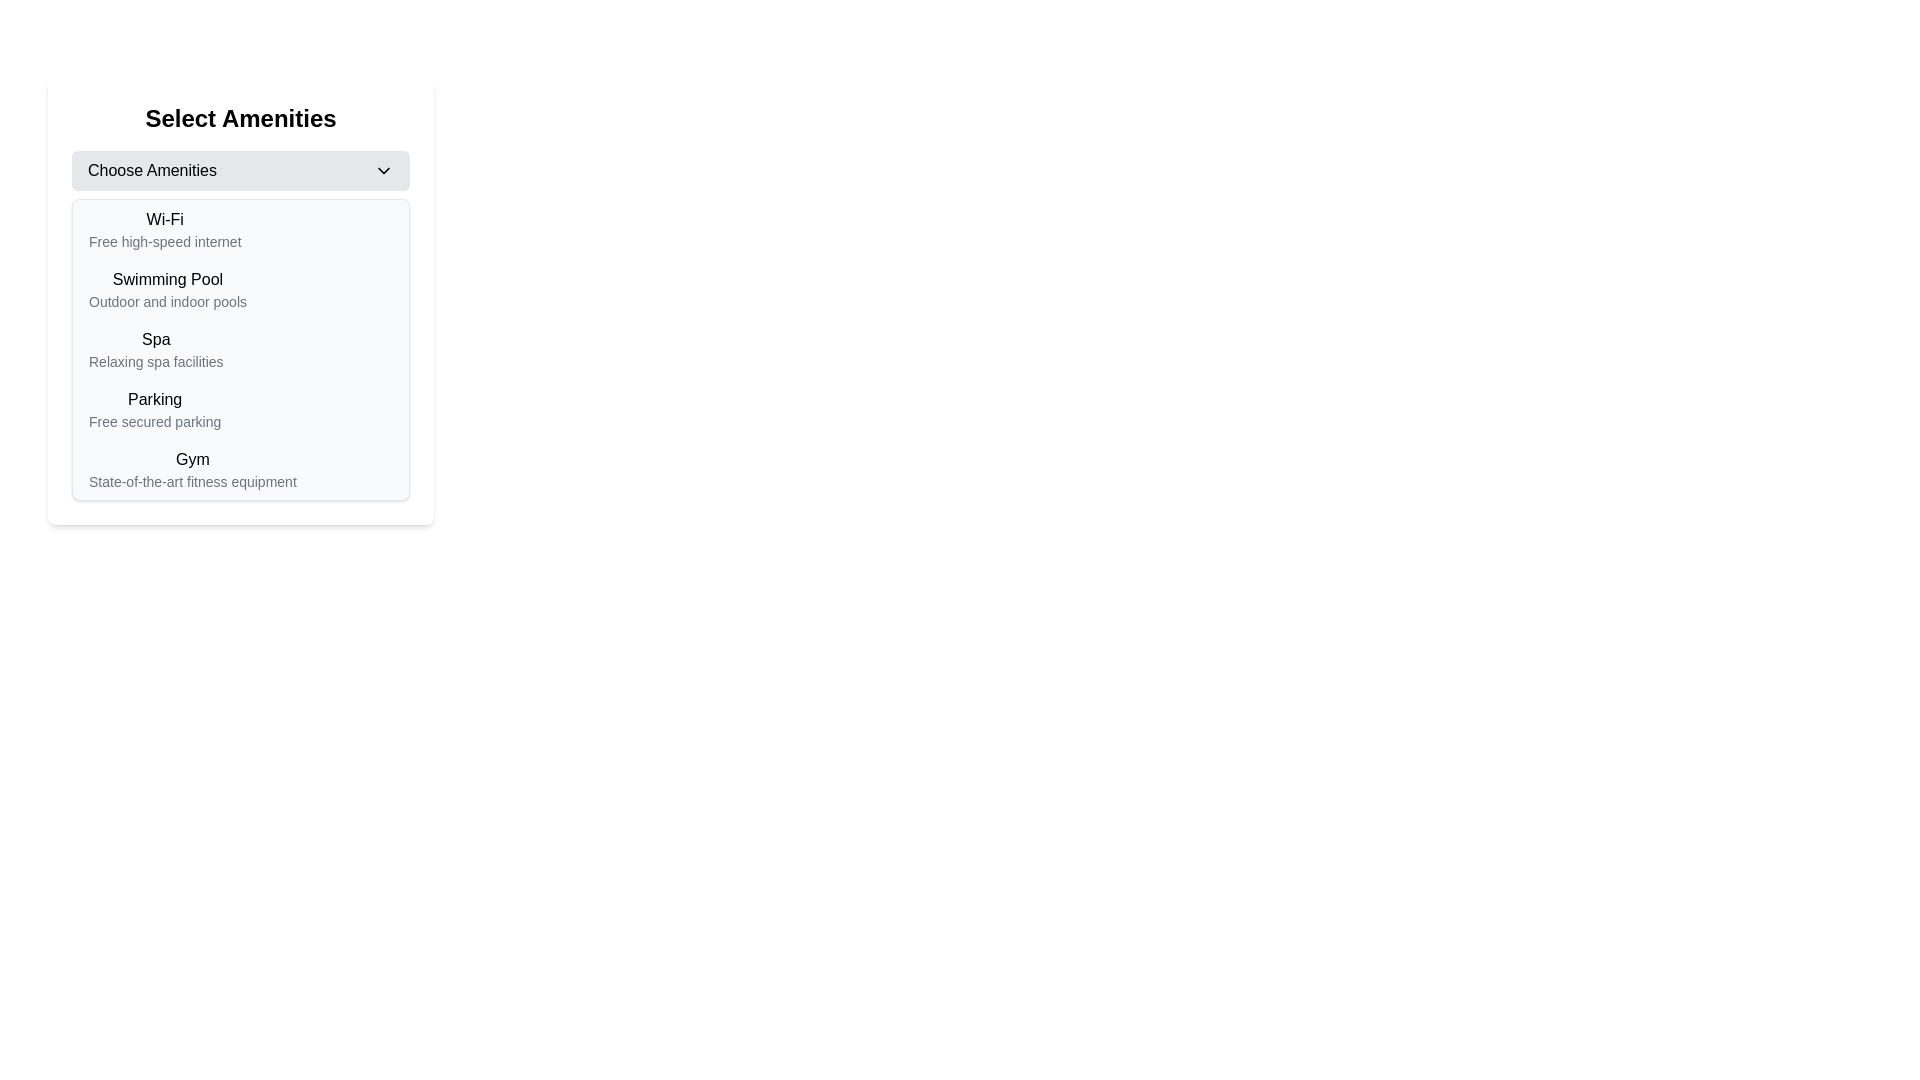 The image size is (1920, 1080). What do you see at coordinates (155, 349) in the screenshot?
I see `the 'Spa' amenity list item in the dropdown menu, which is the third item in the list providing details about its features` at bounding box center [155, 349].